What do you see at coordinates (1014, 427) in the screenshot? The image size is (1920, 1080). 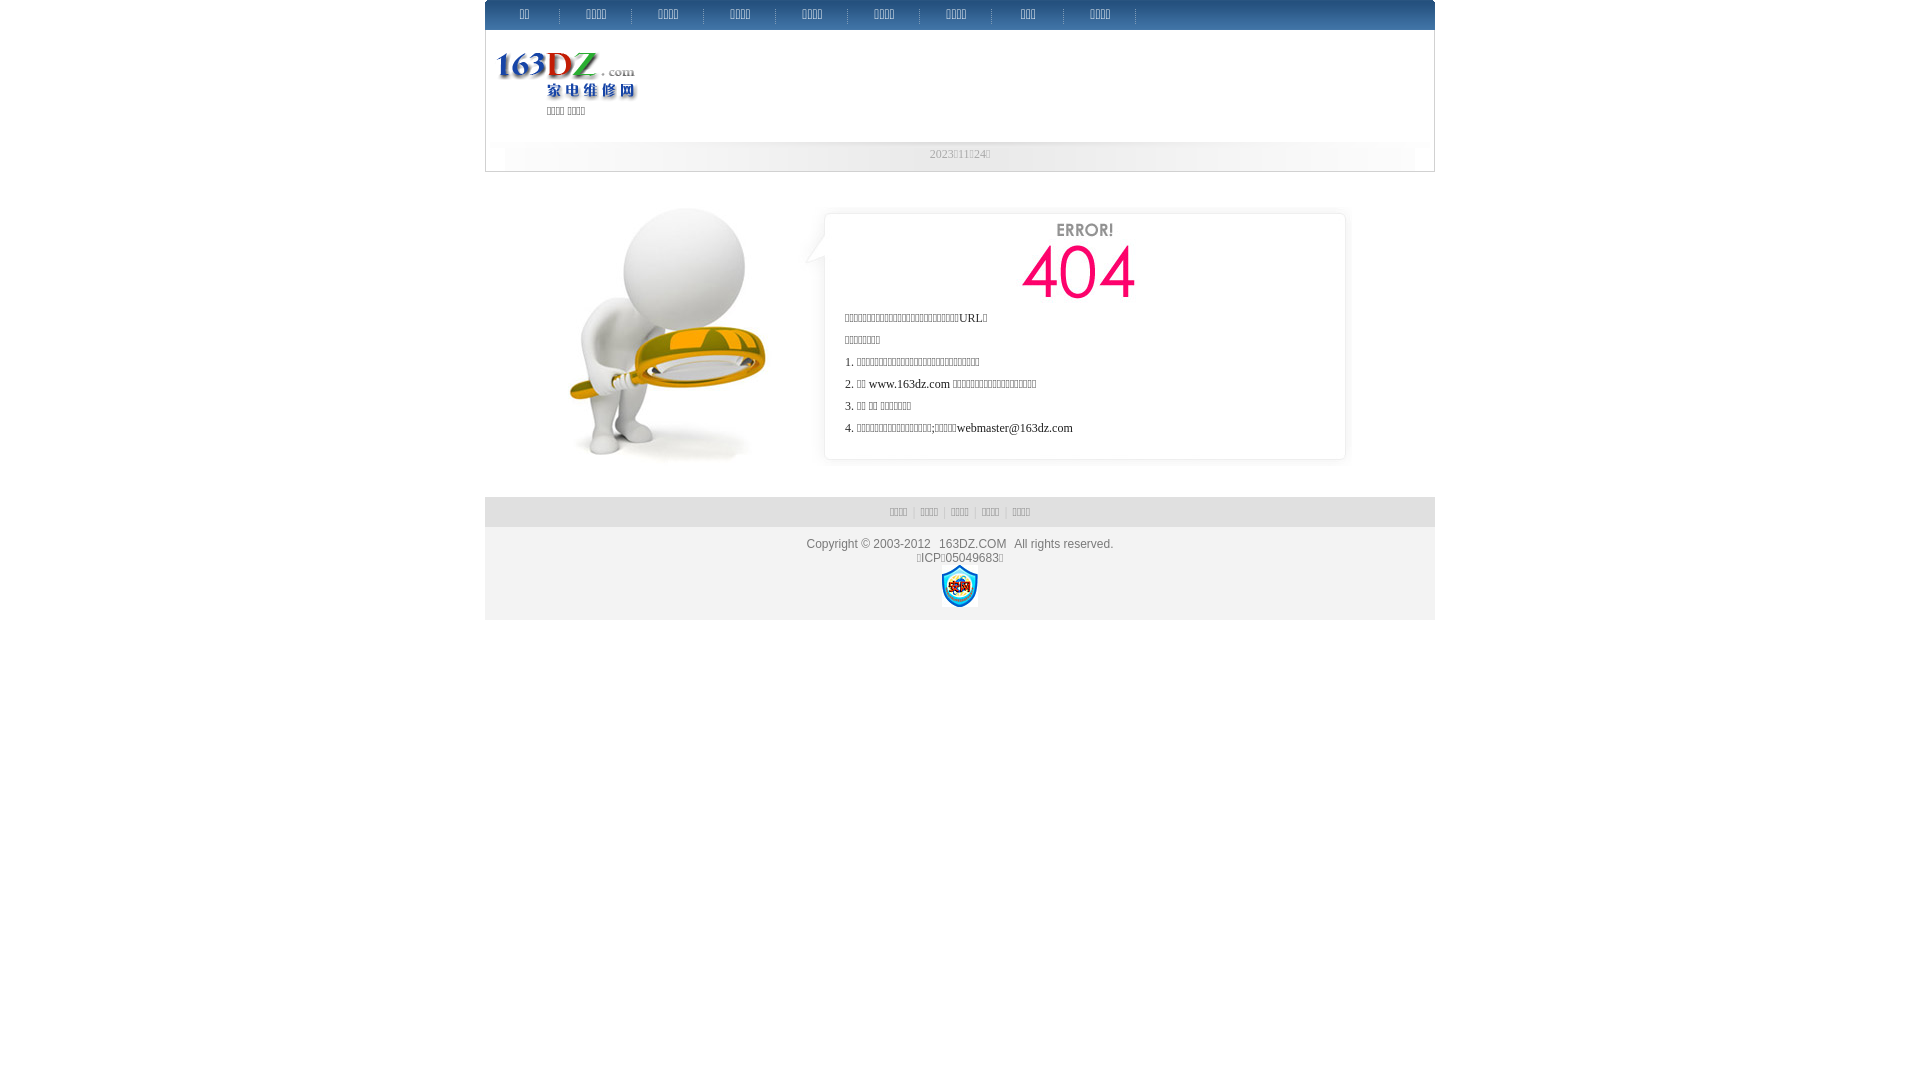 I see `'webmaster@163dz.com'` at bounding box center [1014, 427].